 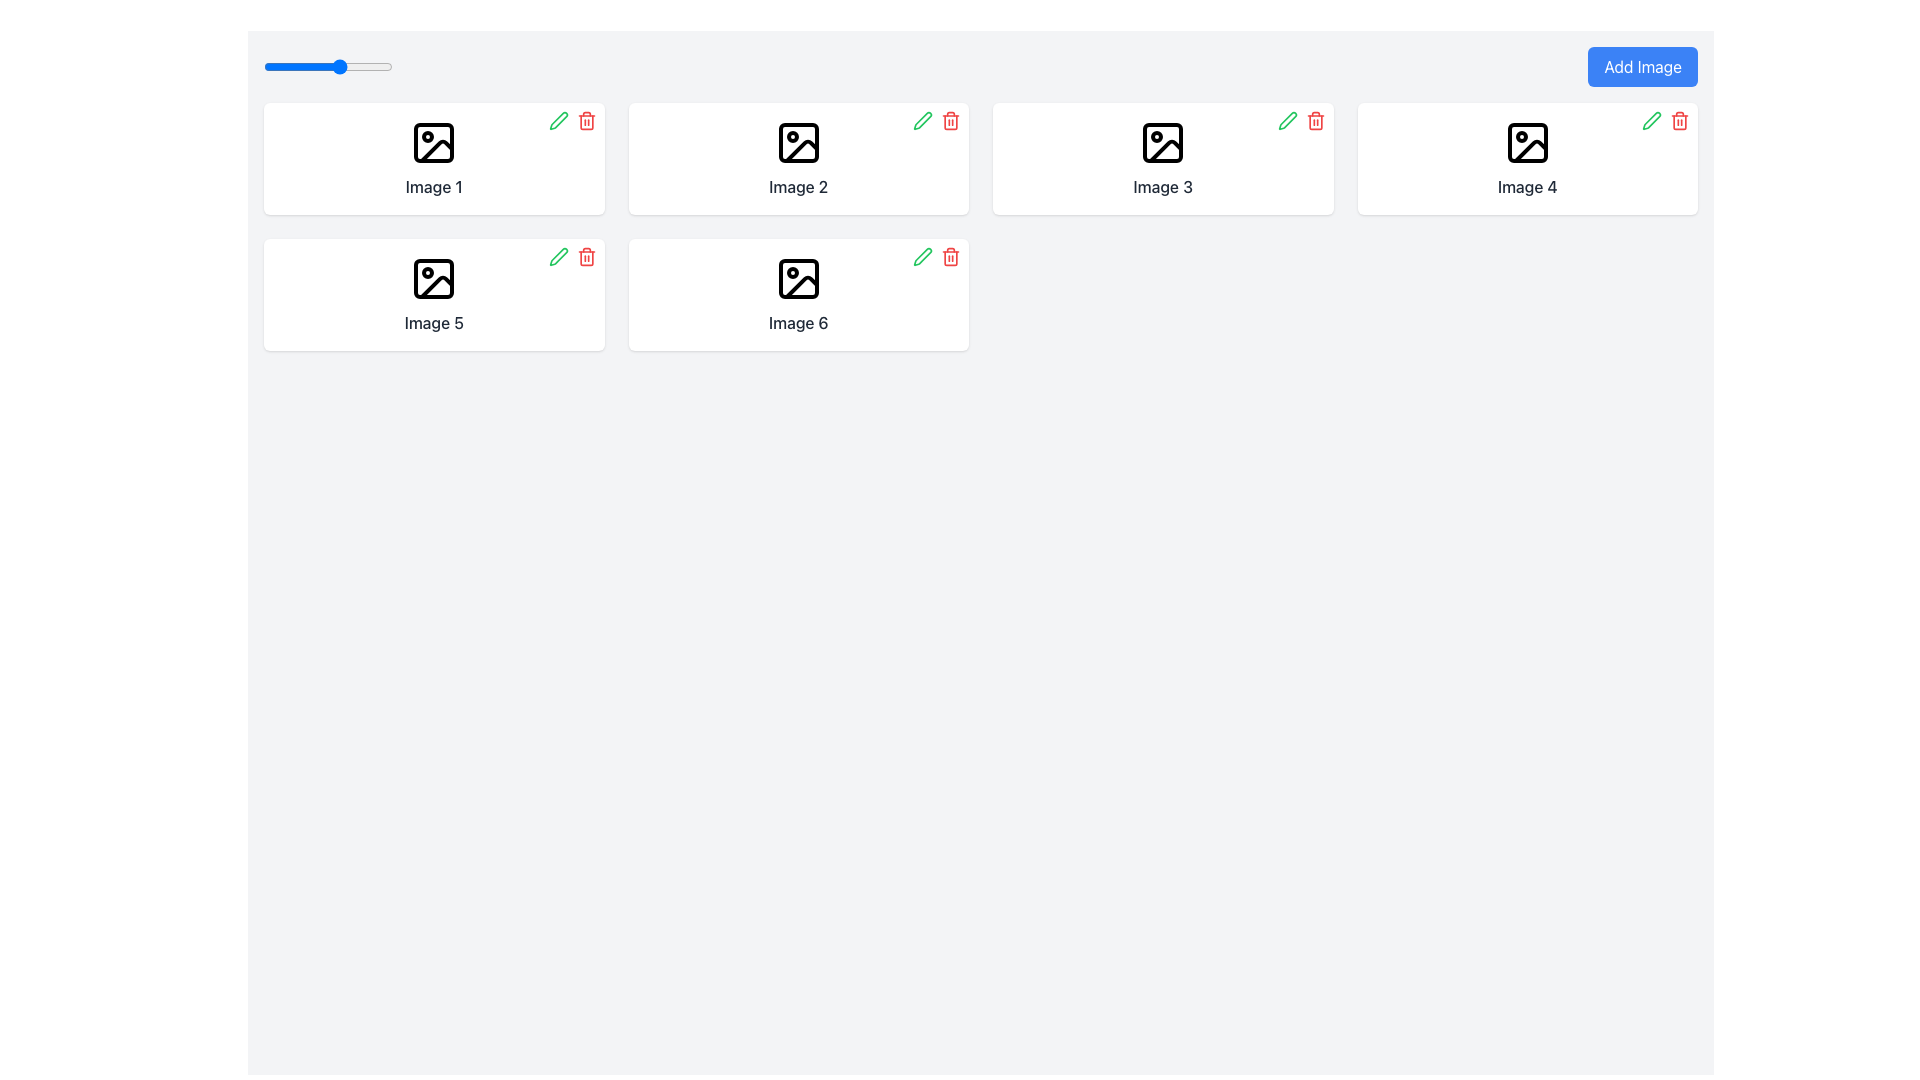 What do you see at coordinates (558, 256) in the screenshot?
I see `the edit icon located at the top-right corner of the thumbnail labeled 'Image 5'` at bounding box center [558, 256].